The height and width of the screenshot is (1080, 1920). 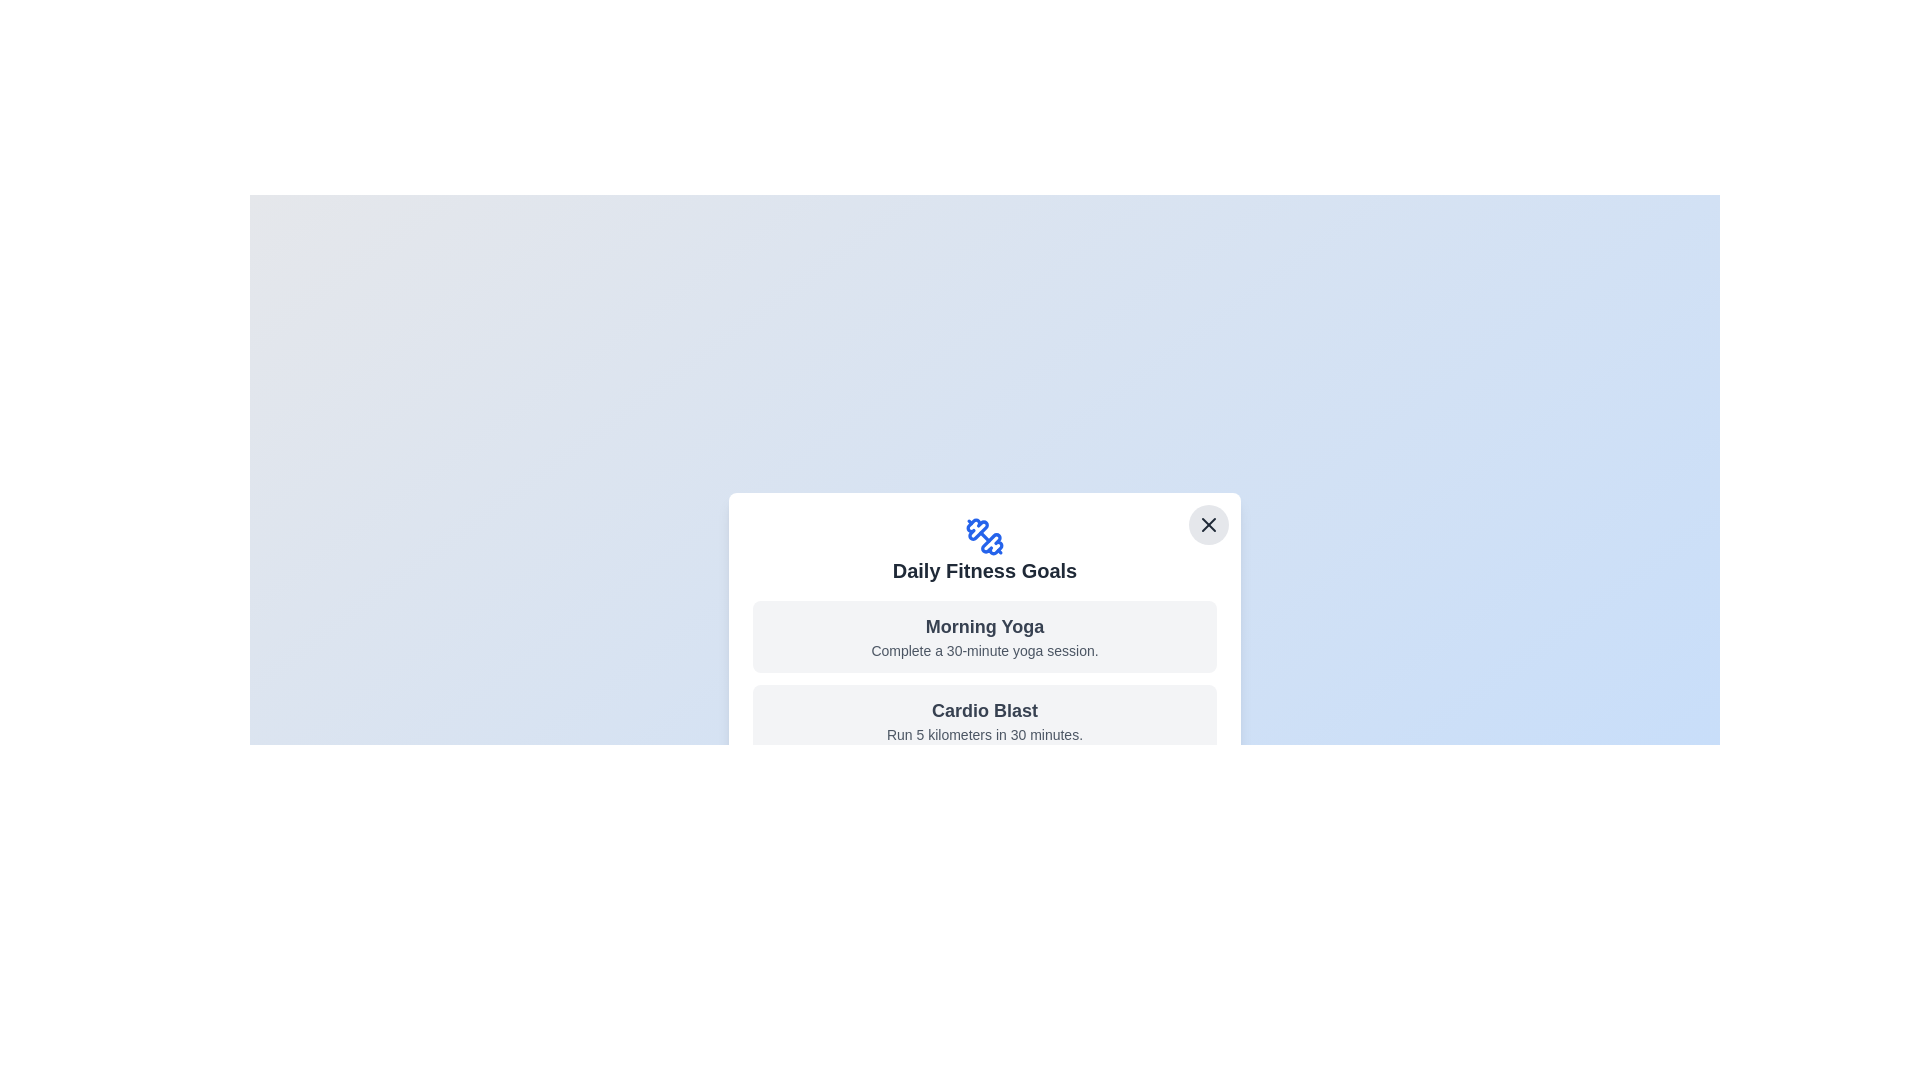 What do you see at coordinates (1208, 523) in the screenshot?
I see `the 'X' close button located in the top-right corner of the dialog box displaying fitness goals to potentially see an interaction effect` at bounding box center [1208, 523].